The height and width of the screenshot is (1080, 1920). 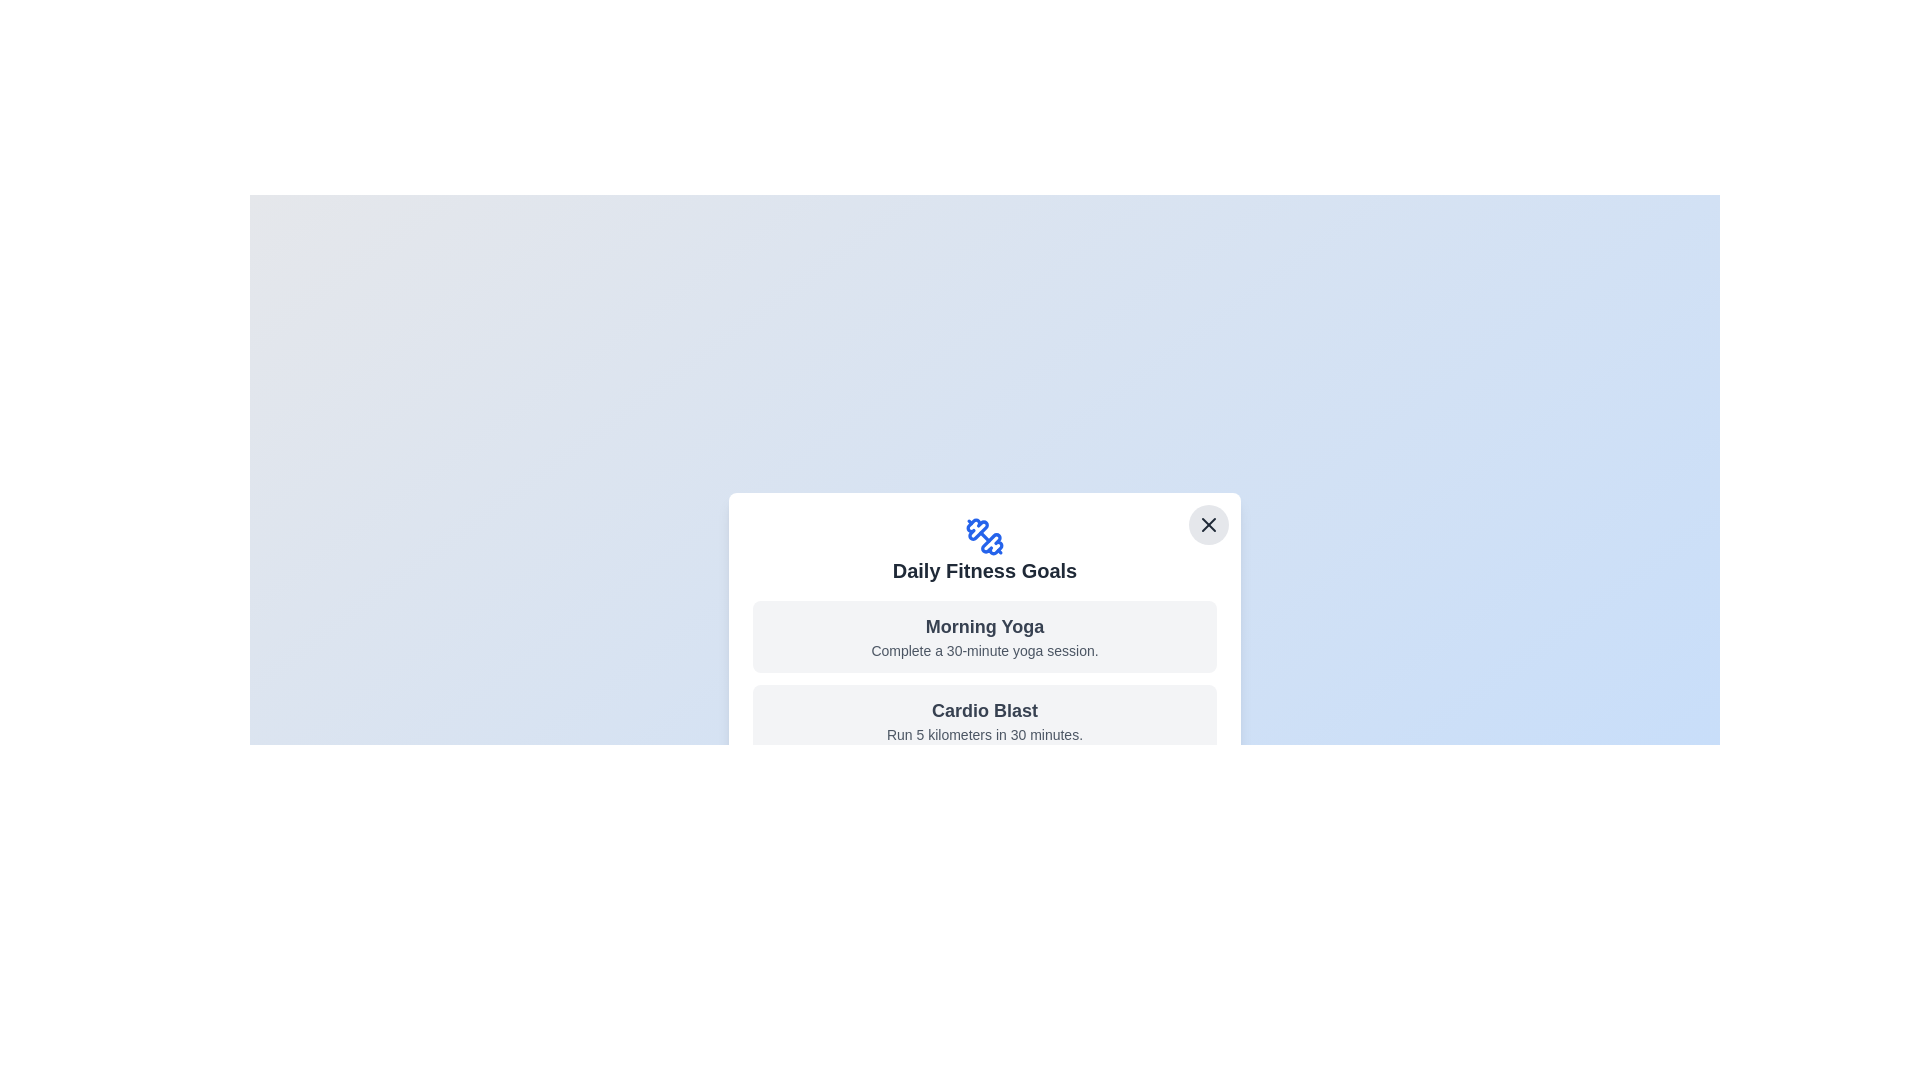 What do you see at coordinates (1208, 523) in the screenshot?
I see `the 'X' close button located in the top-right corner of the dialog box displaying fitness goals to potentially see an interaction effect` at bounding box center [1208, 523].